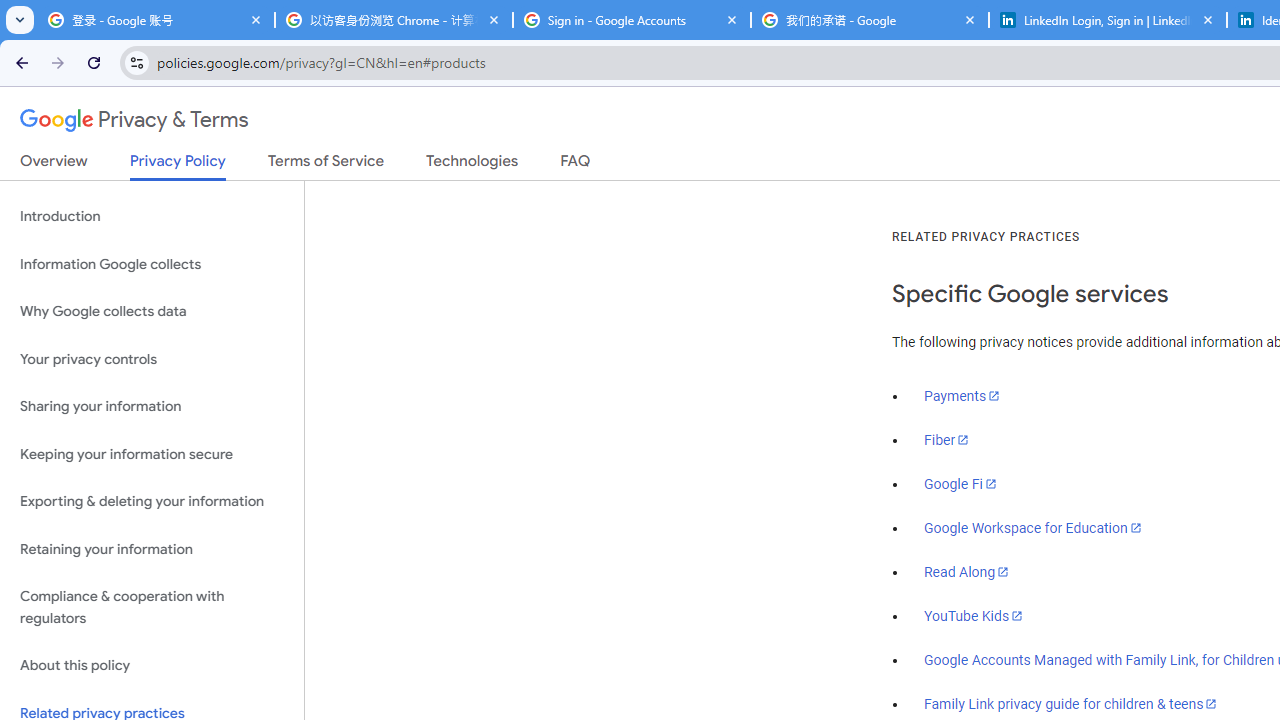 This screenshot has width=1280, height=720. What do you see at coordinates (960, 484) in the screenshot?
I see `'Google Fi'` at bounding box center [960, 484].